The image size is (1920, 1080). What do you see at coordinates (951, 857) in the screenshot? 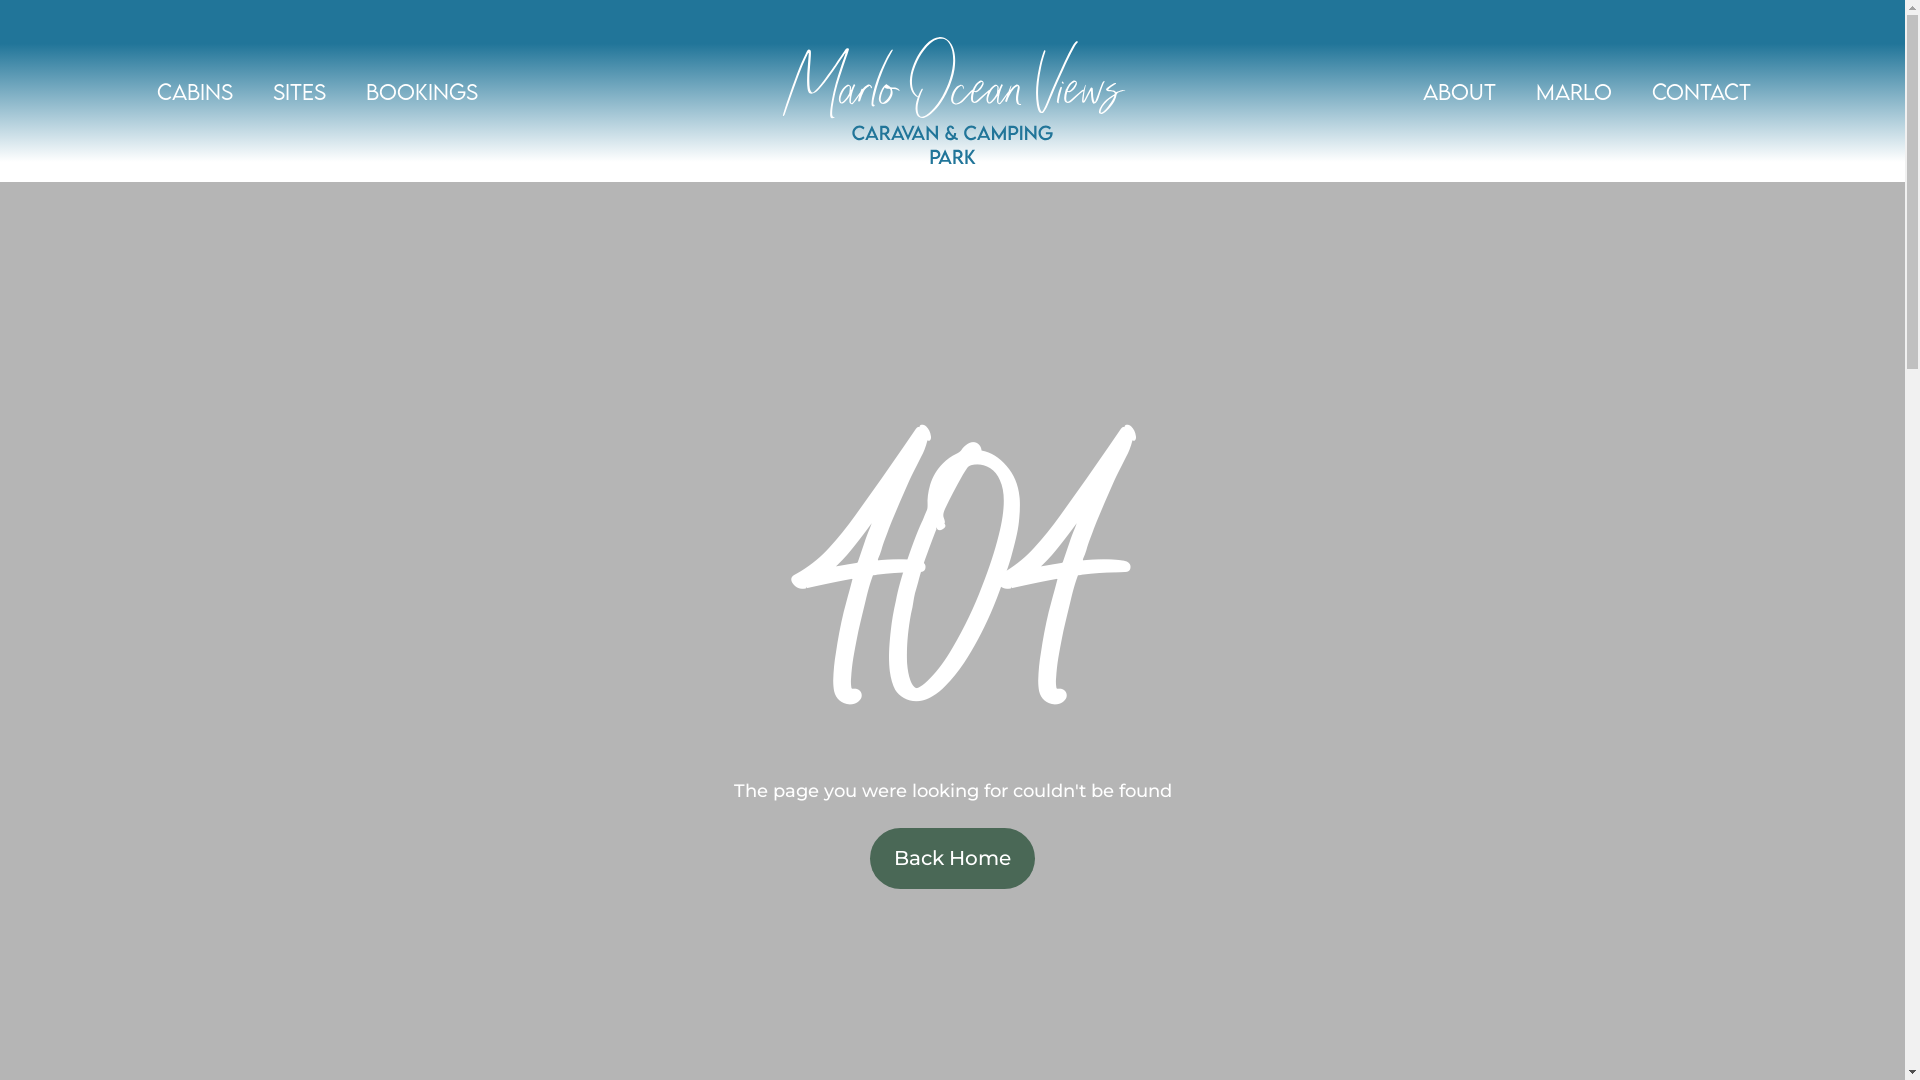
I see `'Back Home'` at bounding box center [951, 857].